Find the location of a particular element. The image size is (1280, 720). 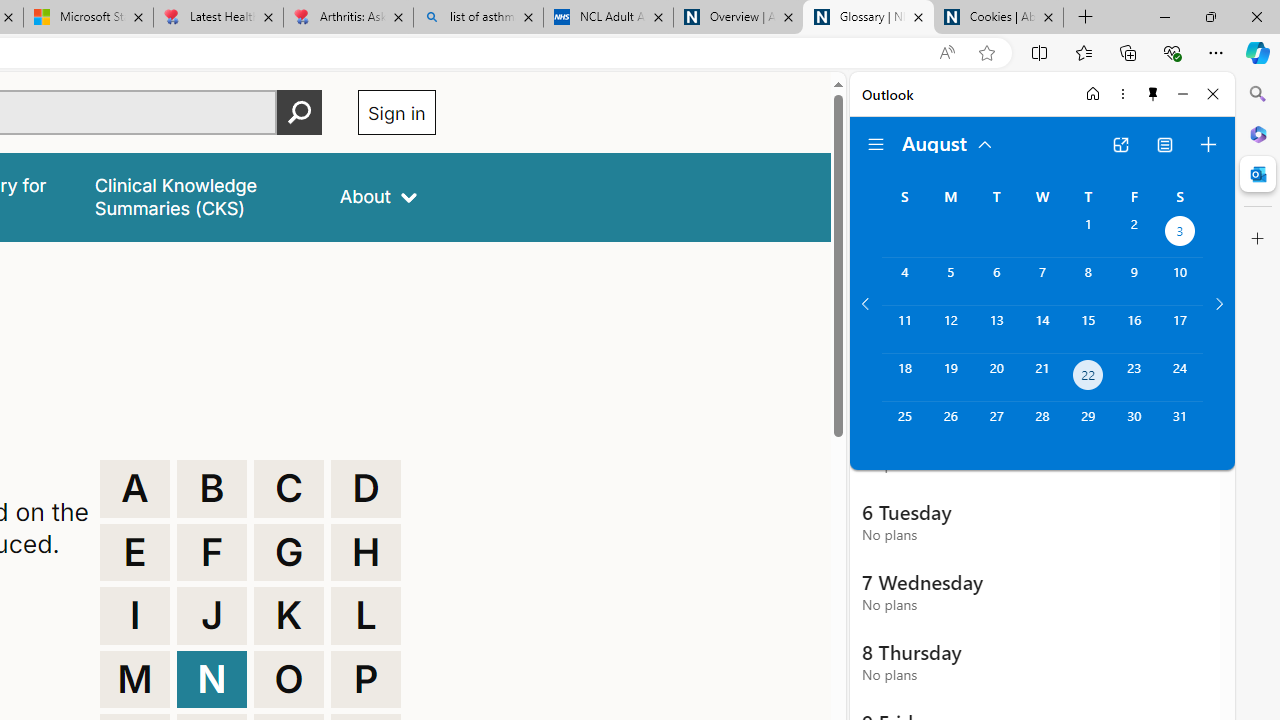

'Wednesday, August 7, 2024. ' is located at coordinates (1041, 281).